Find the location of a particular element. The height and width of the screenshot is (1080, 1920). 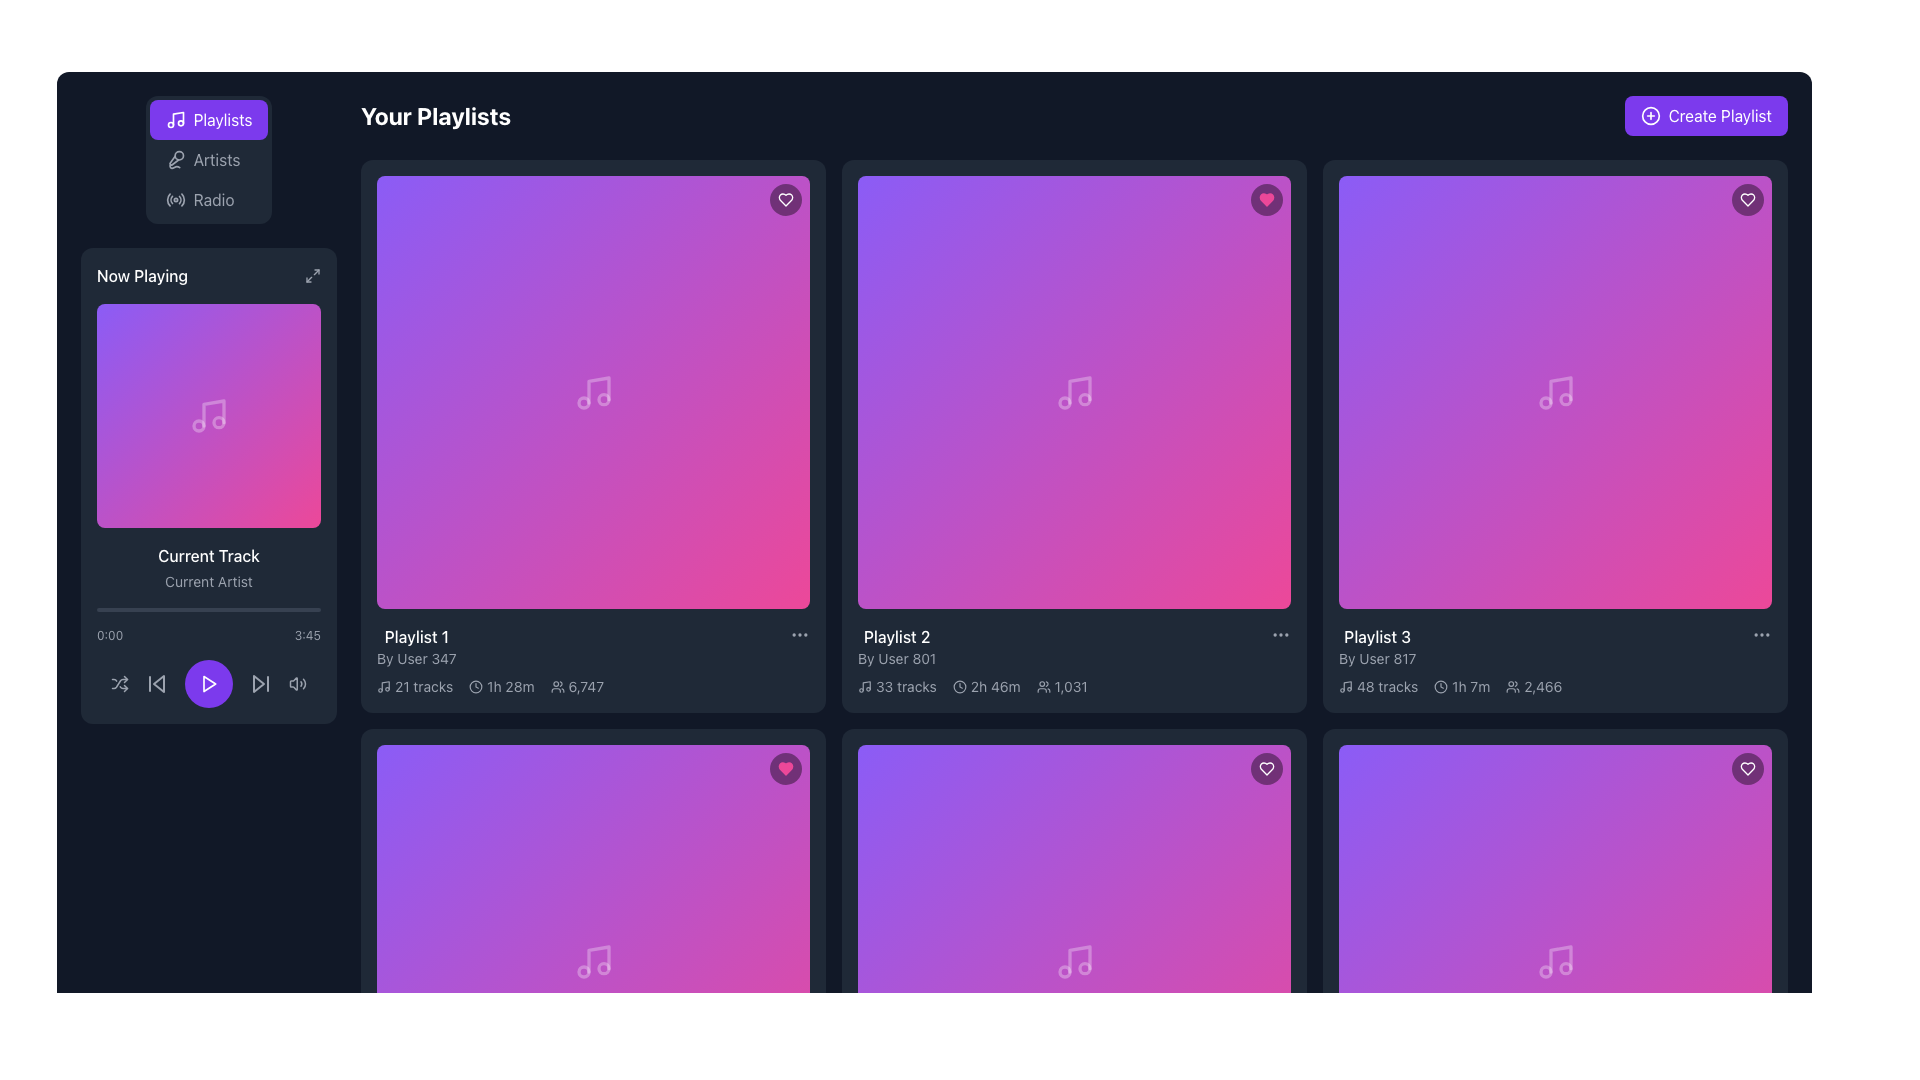

the ellipsis icon located at the top-right corner of the 'Playlist 2' card is located at coordinates (1281, 635).